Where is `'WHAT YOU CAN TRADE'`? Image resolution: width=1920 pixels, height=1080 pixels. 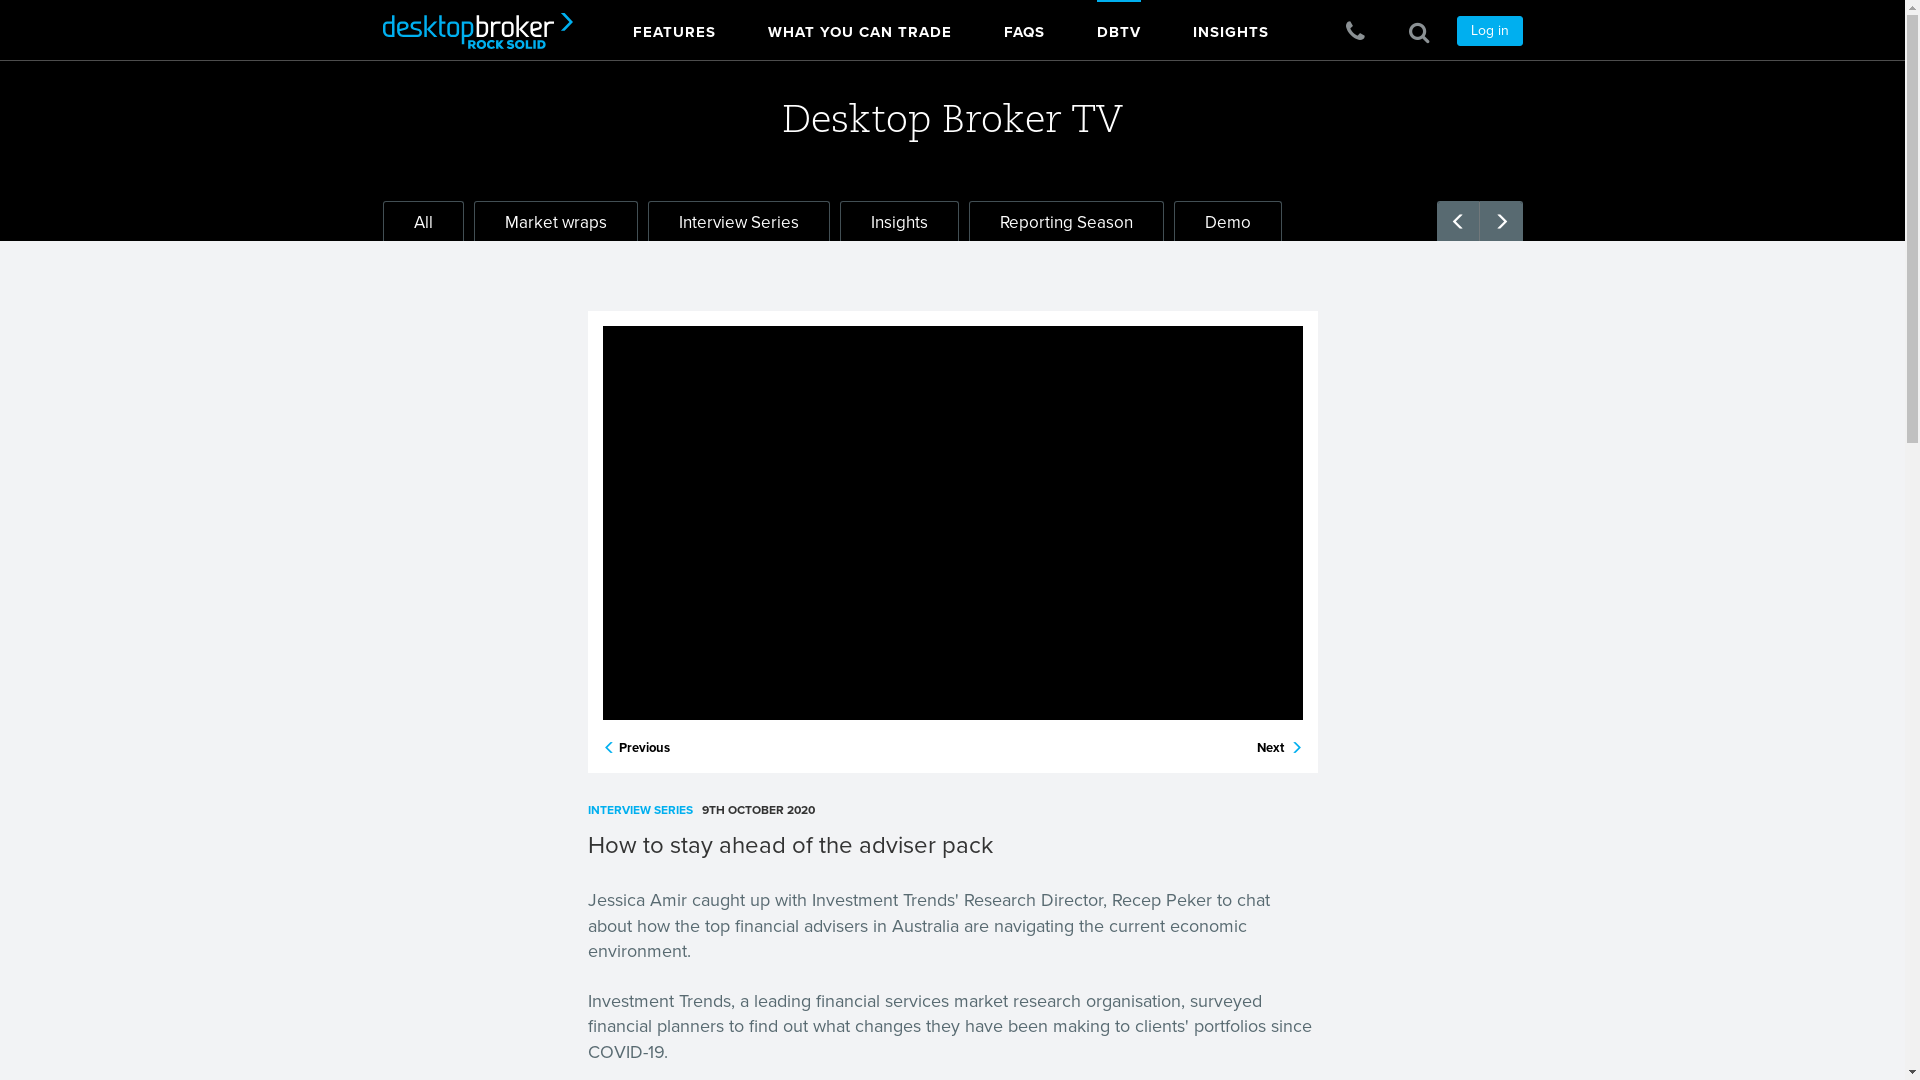
'WHAT YOU CAN TRADE' is located at coordinates (767, 27).